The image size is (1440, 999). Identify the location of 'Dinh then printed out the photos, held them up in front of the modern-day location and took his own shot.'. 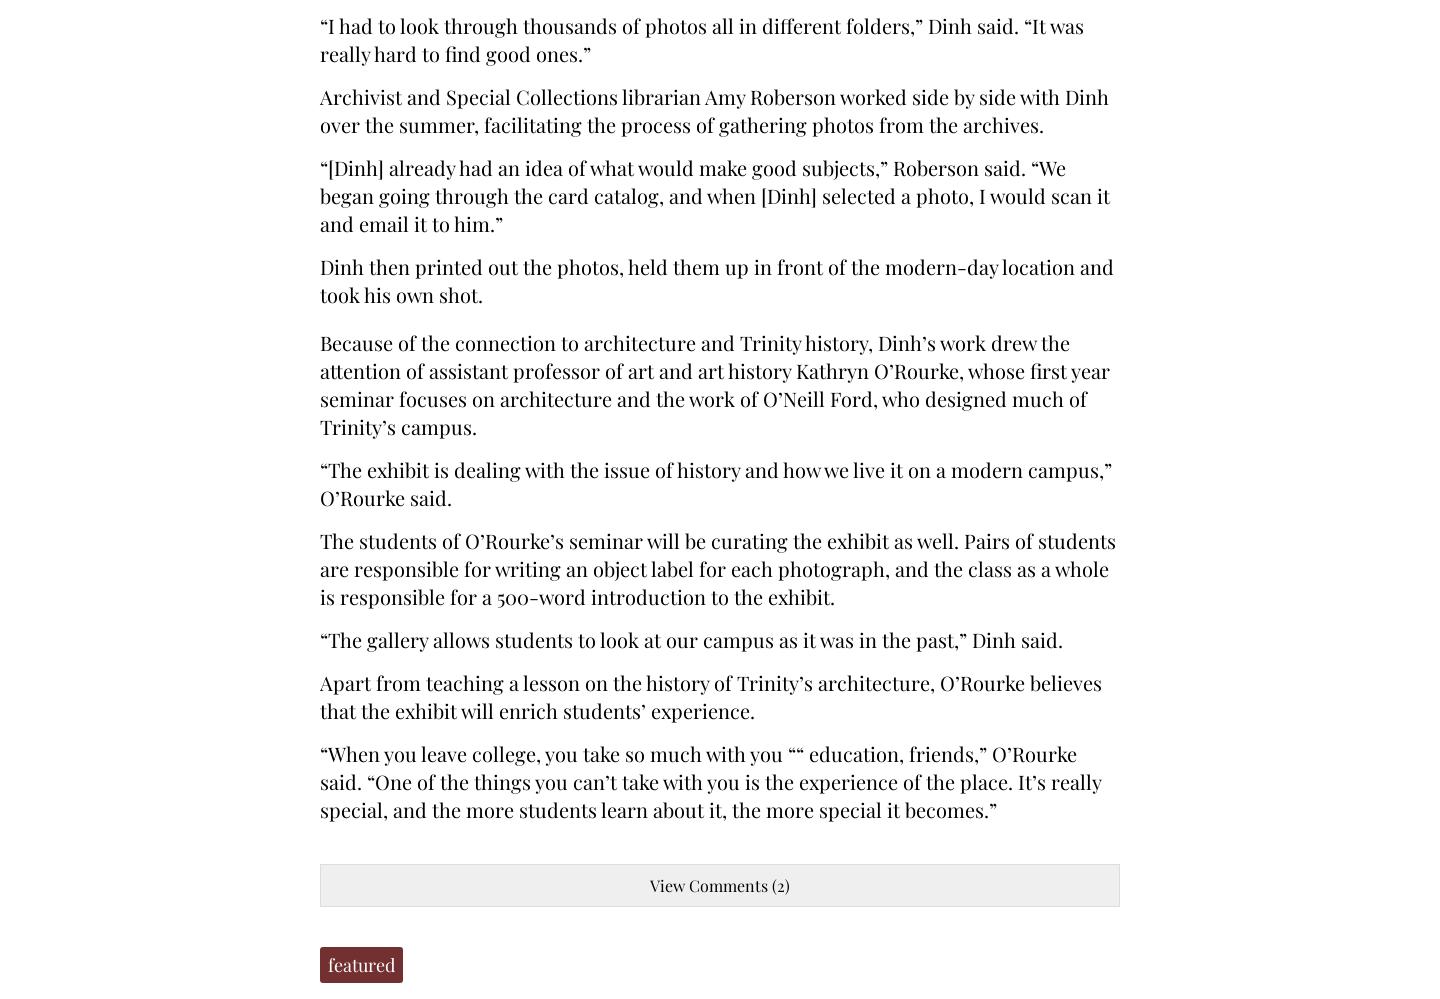
(716, 279).